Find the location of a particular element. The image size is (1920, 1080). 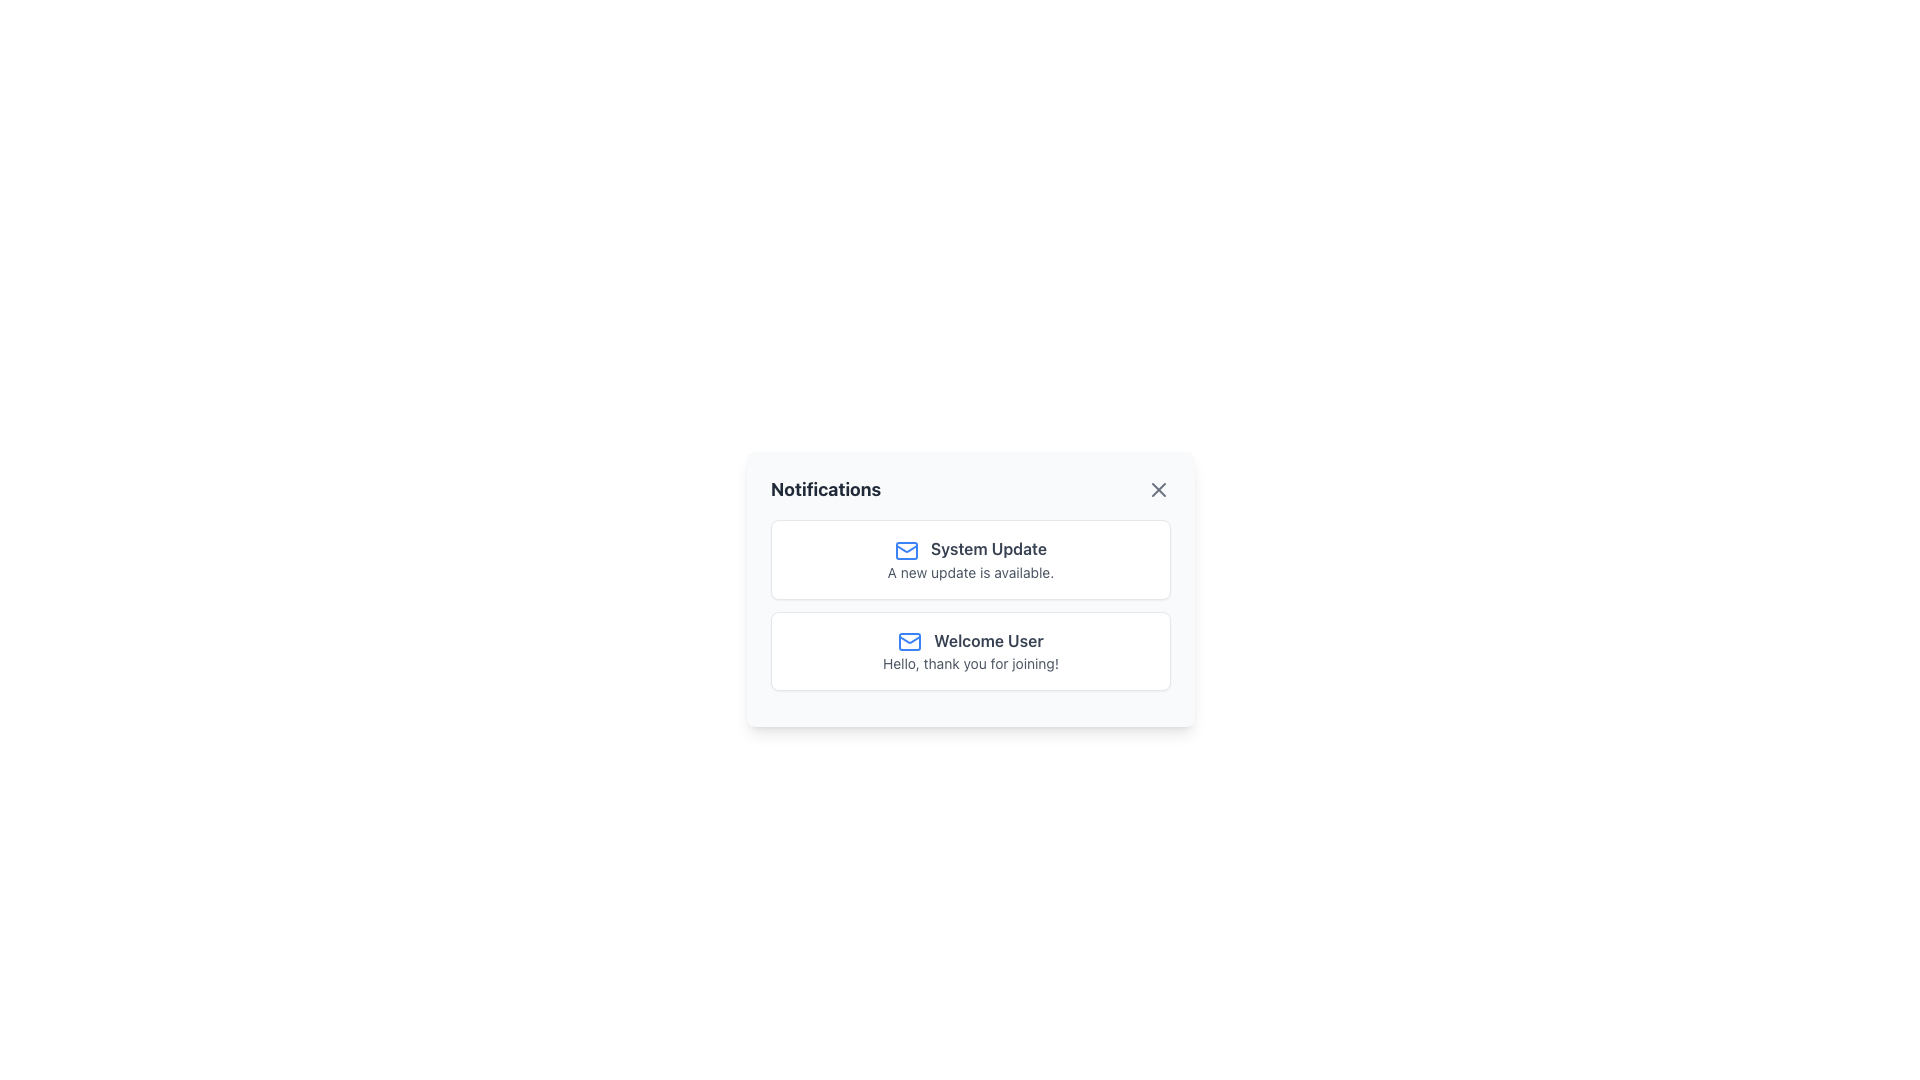

the gray 'X' icon button located on the right side of the notifications title is located at coordinates (1158, 489).